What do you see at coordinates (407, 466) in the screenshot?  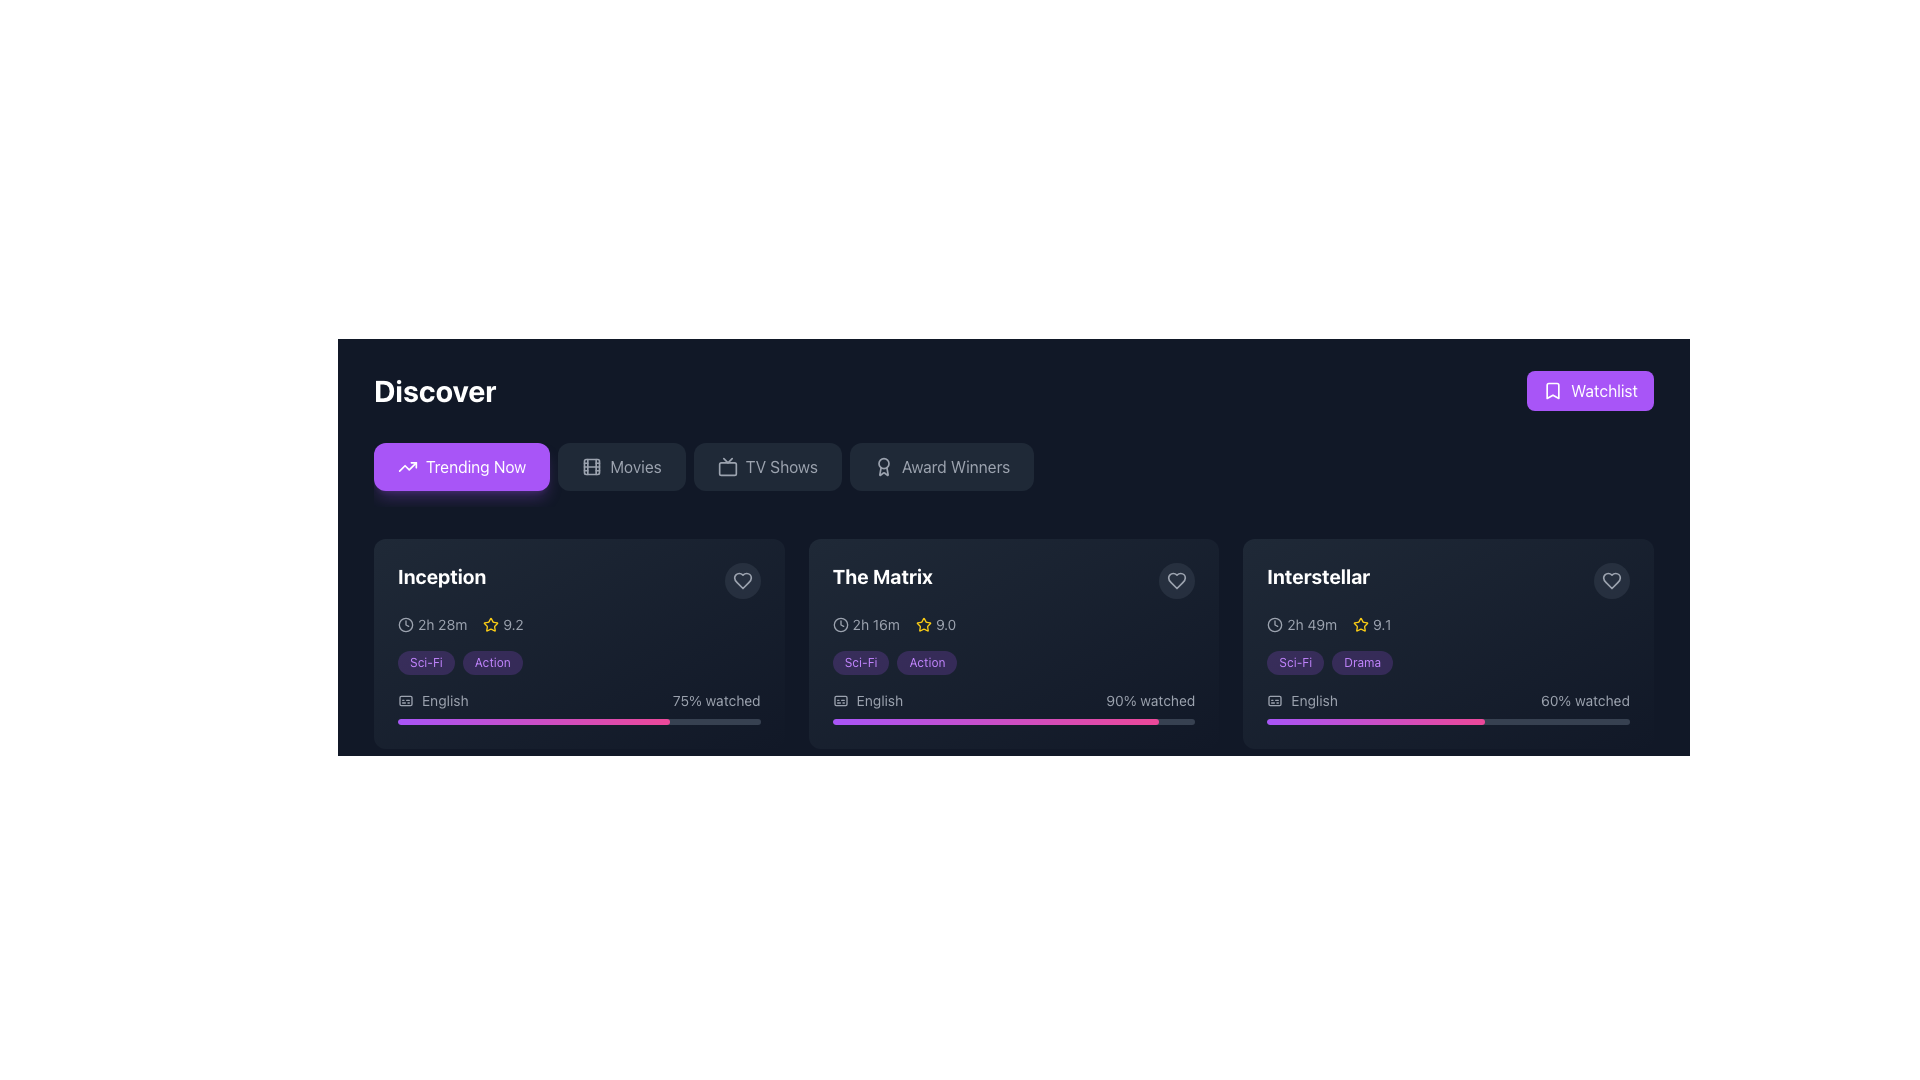 I see `the 'Trending Now' button which contains a white upward-trending arrow icon against a purple background` at bounding box center [407, 466].